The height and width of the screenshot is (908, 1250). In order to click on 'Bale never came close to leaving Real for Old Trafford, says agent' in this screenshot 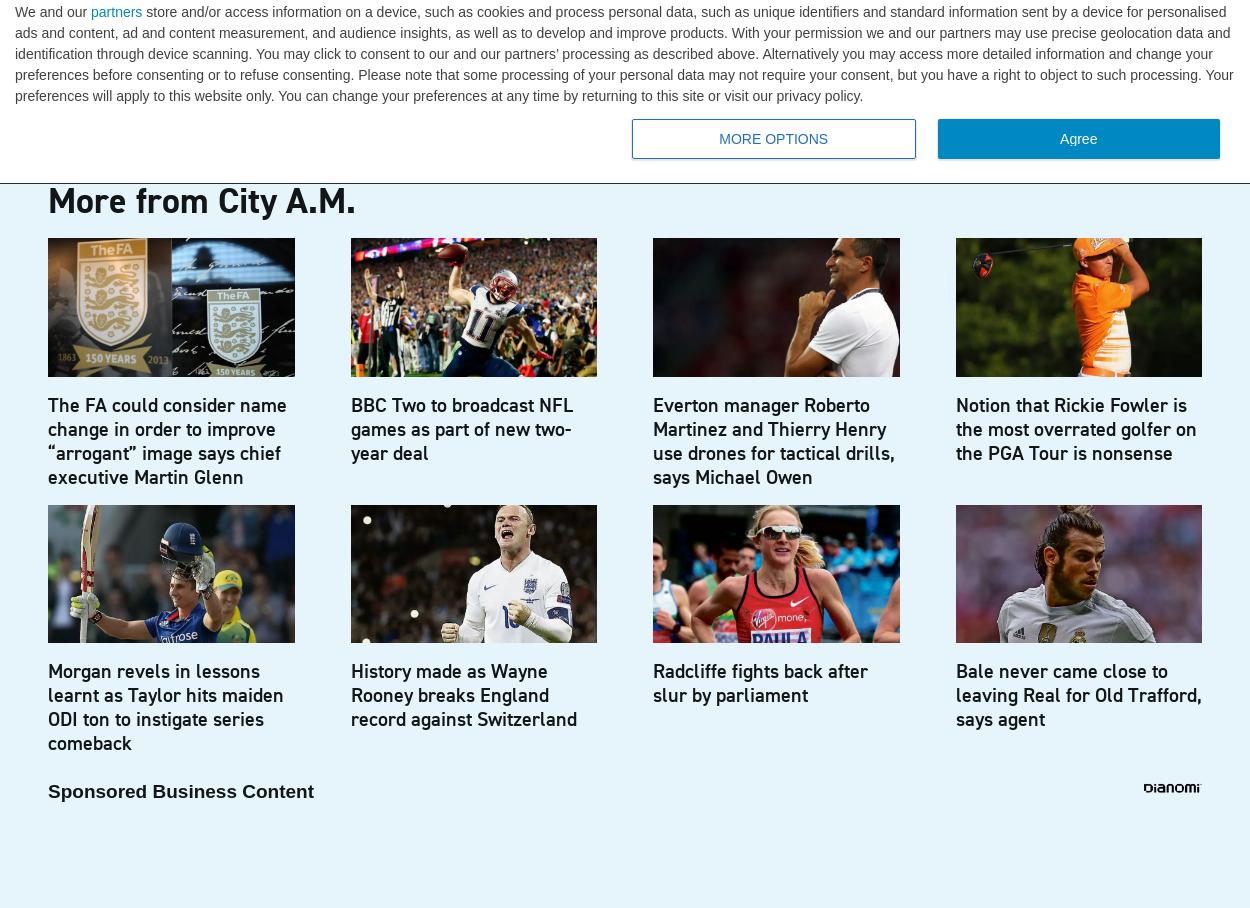, I will do `click(1077, 693)`.